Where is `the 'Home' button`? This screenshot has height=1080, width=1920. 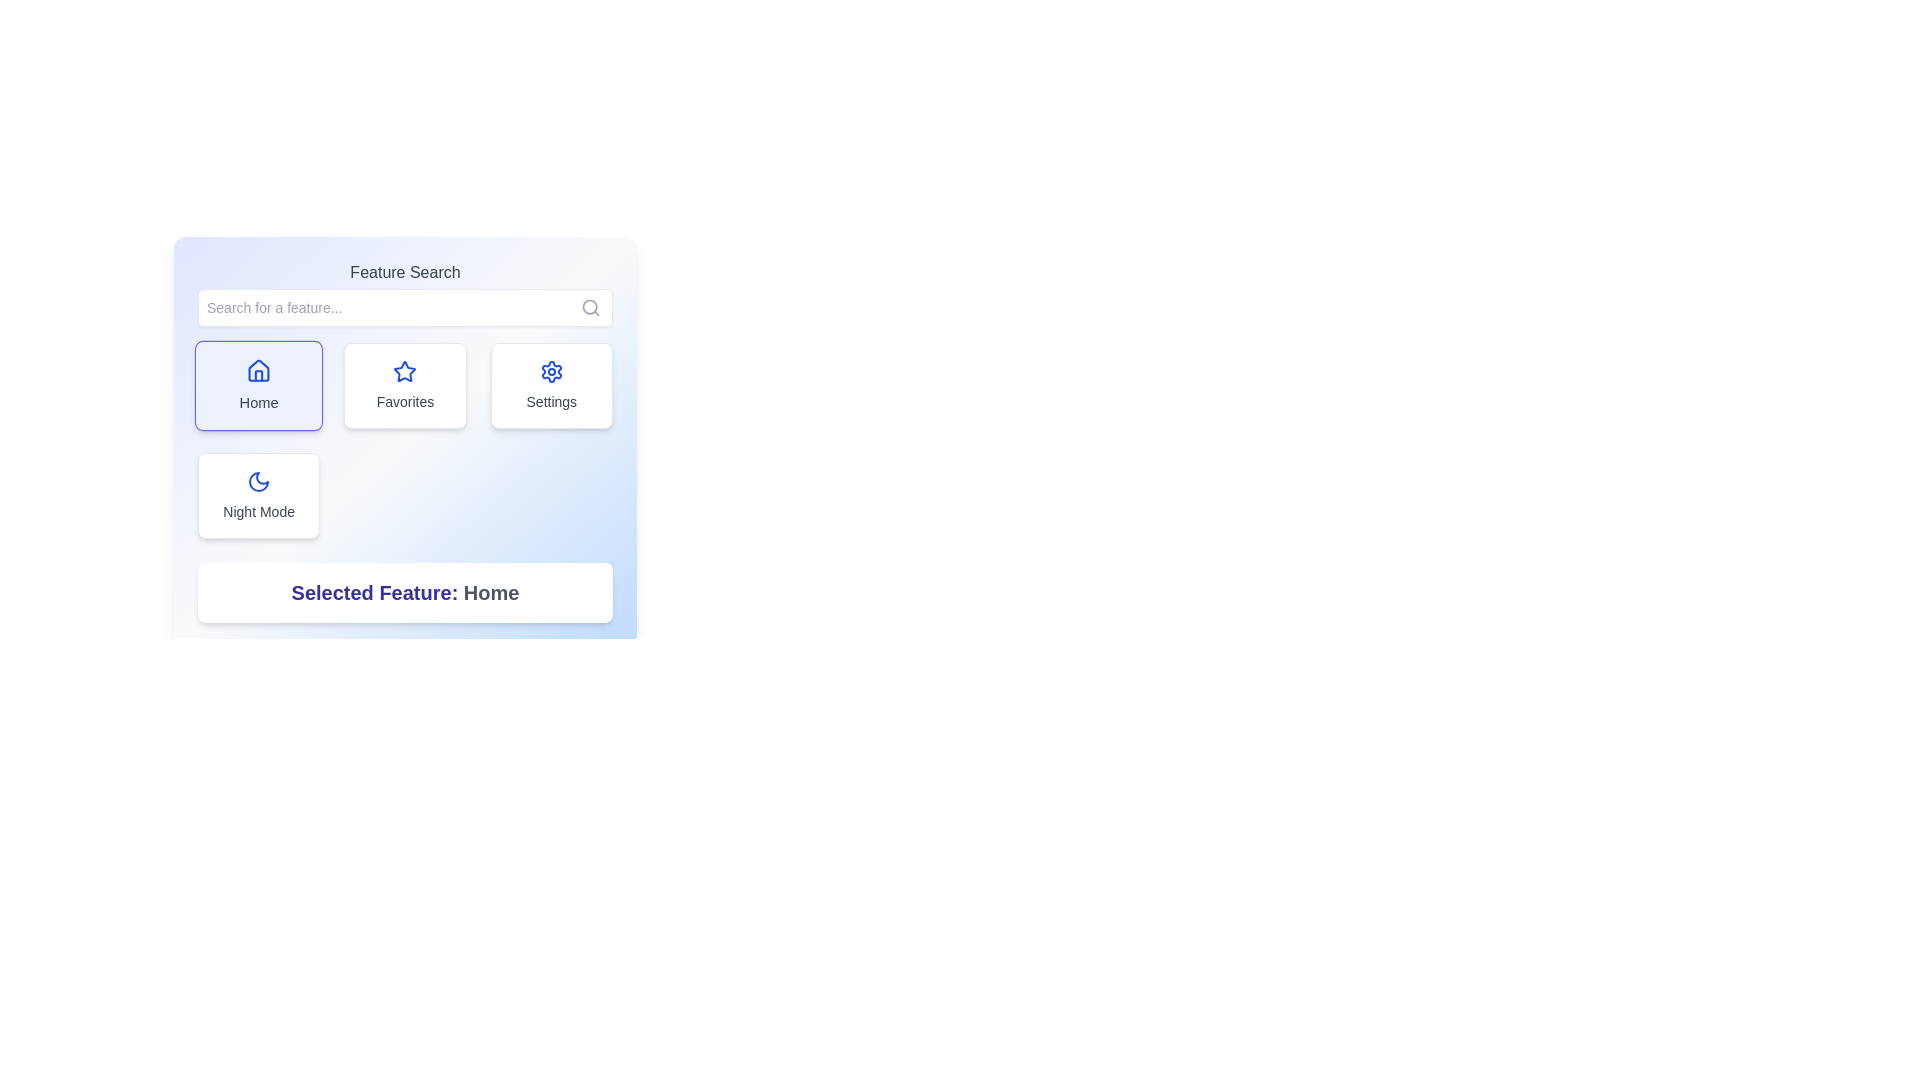
the 'Home' button is located at coordinates (258, 385).